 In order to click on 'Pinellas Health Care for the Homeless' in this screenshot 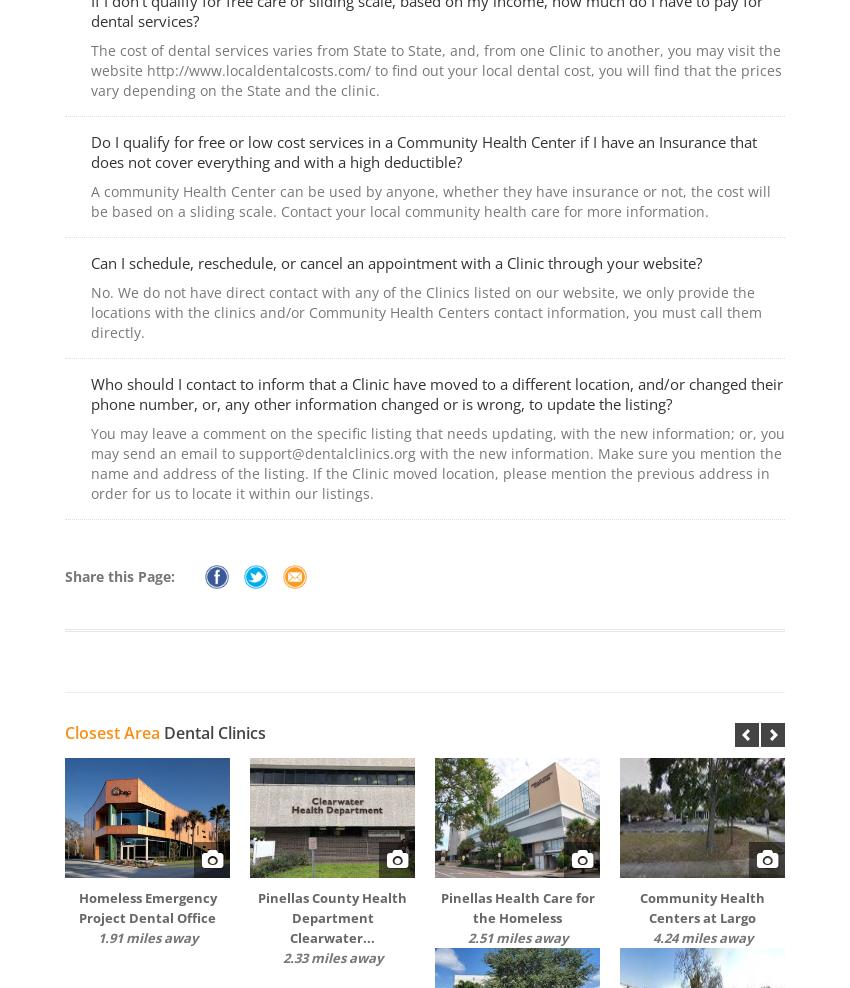, I will do `click(515, 906)`.